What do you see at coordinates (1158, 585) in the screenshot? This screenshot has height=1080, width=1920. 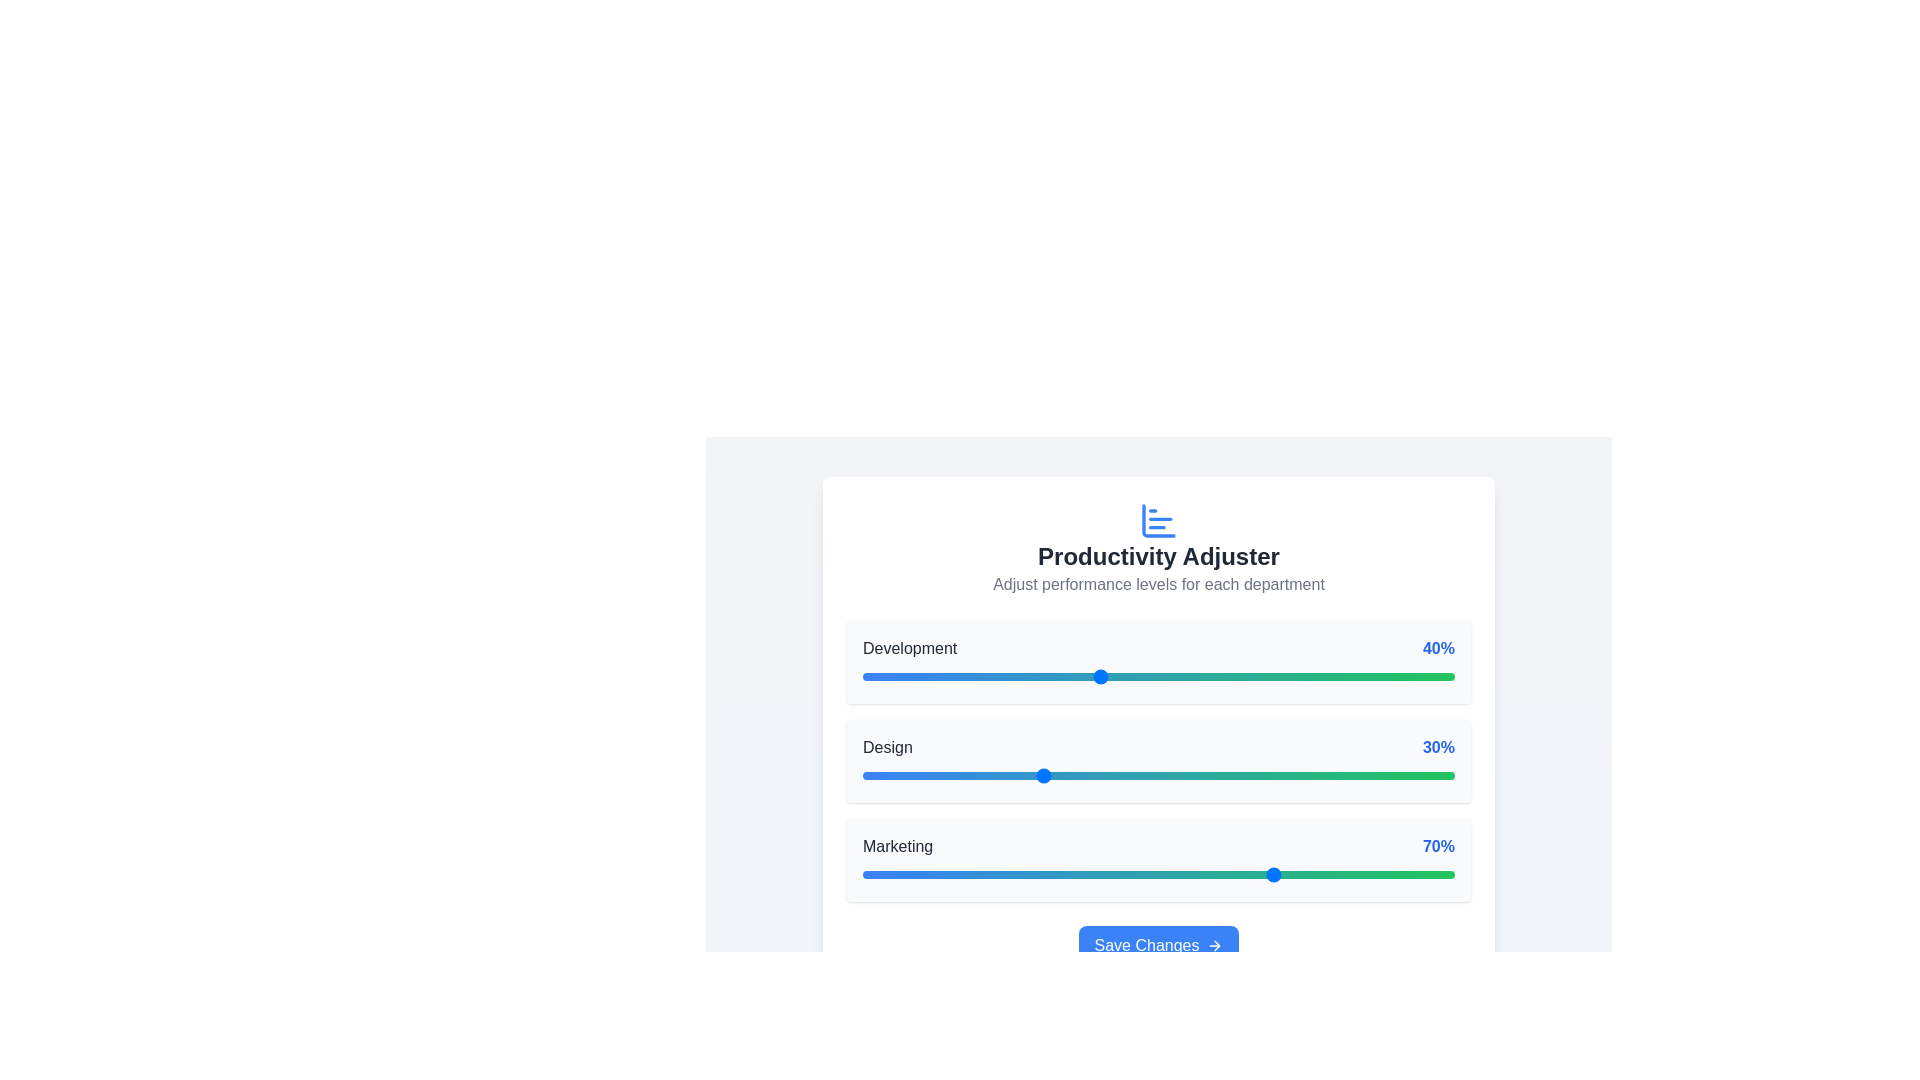 I see `the text label providing context for adjusting performance levels for departments, located below the 'Productivity Adjuster' title and above the department sliders` at bounding box center [1158, 585].